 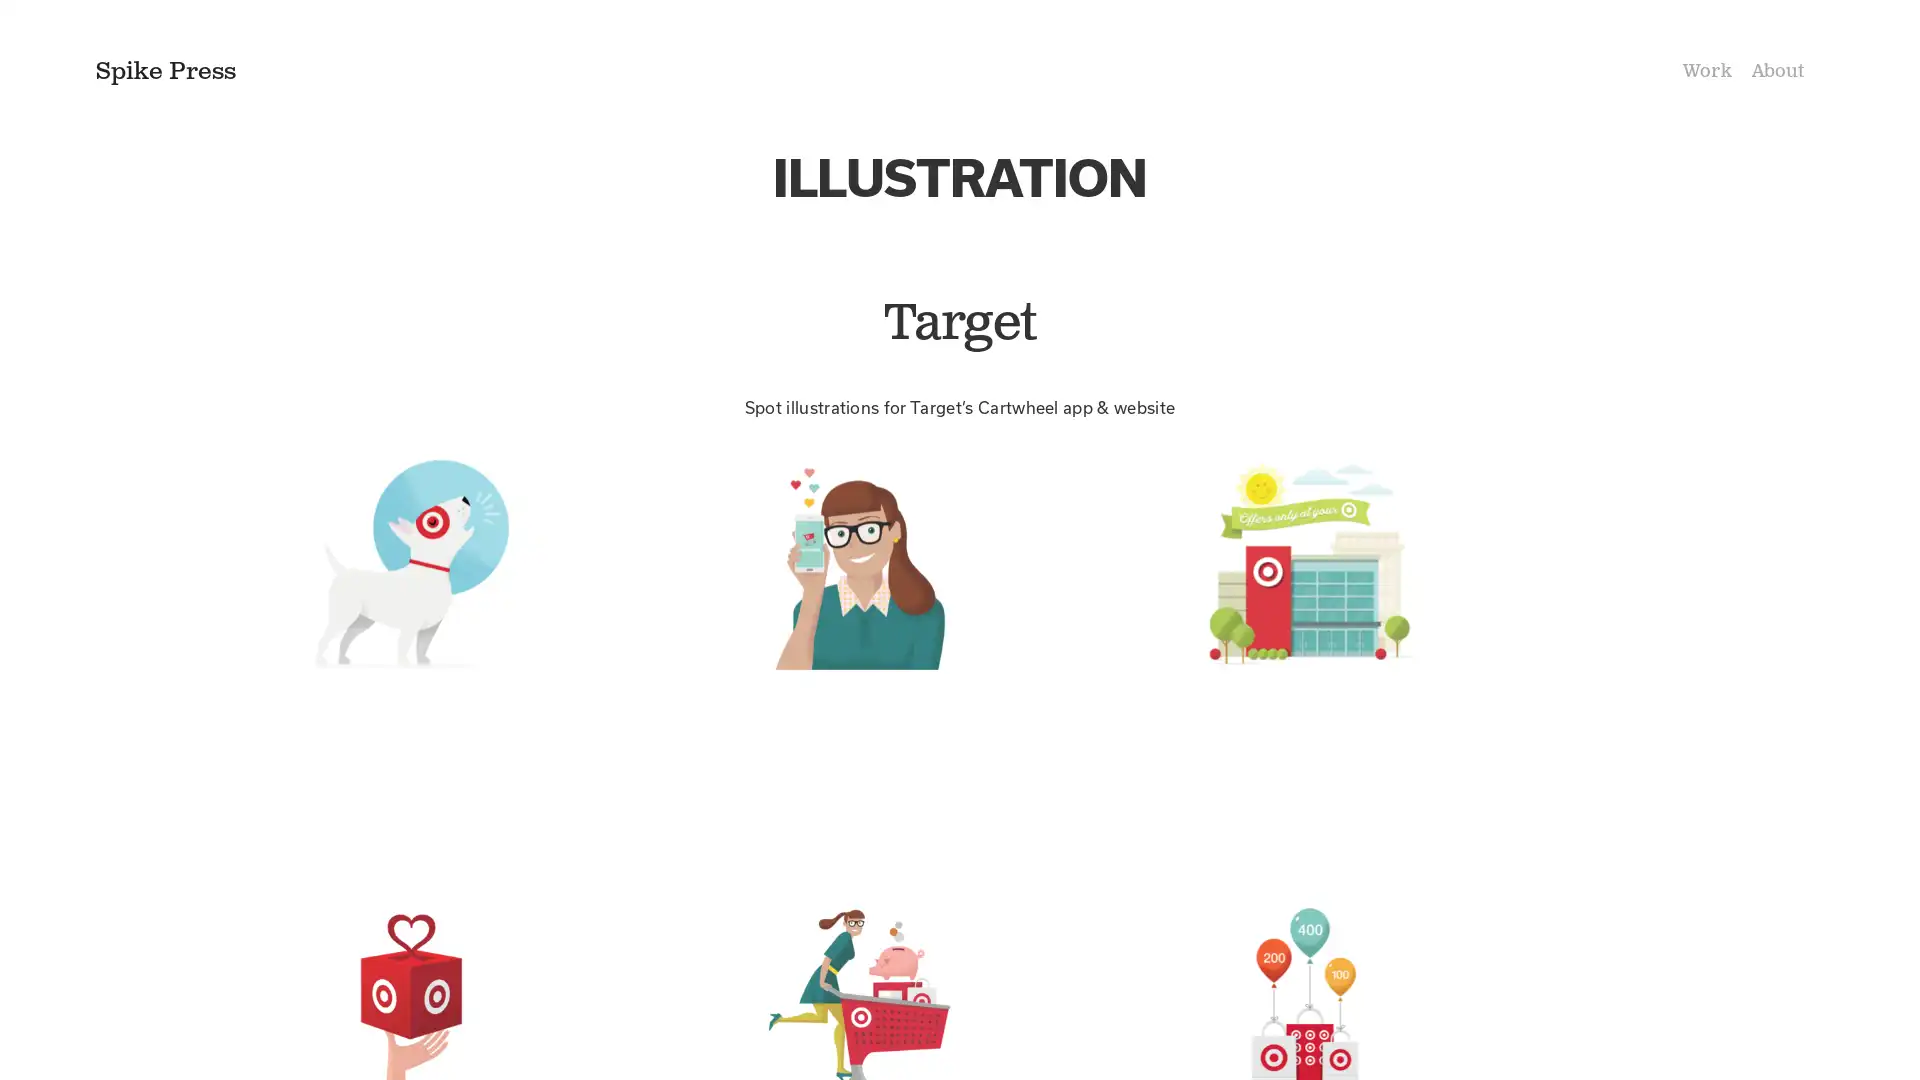 I want to click on View fullsize 02.png, so click(x=958, y=660).